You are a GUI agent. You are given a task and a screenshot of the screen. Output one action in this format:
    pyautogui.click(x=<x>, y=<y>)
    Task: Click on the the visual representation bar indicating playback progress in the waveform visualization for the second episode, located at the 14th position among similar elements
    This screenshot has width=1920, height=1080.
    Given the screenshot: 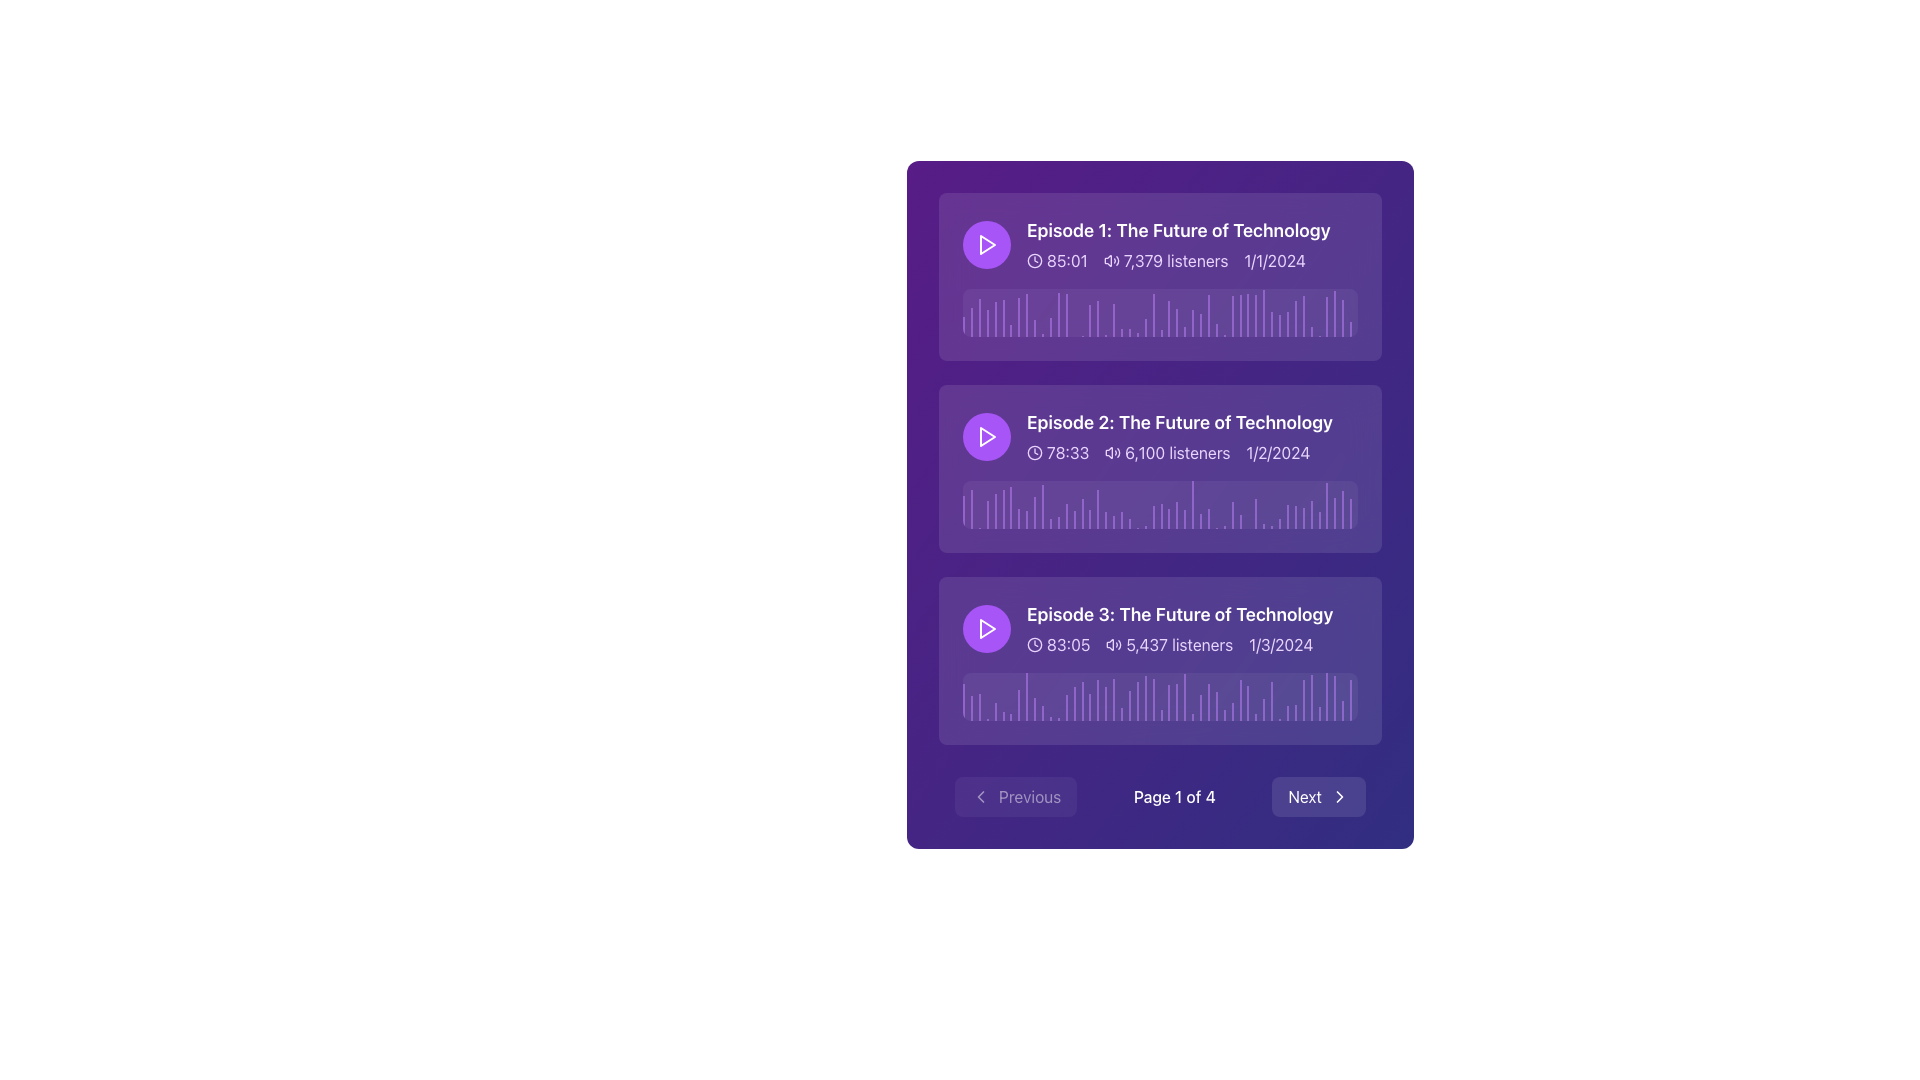 What is the action you would take?
    pyautogui.click(x=1065, y=515)
    